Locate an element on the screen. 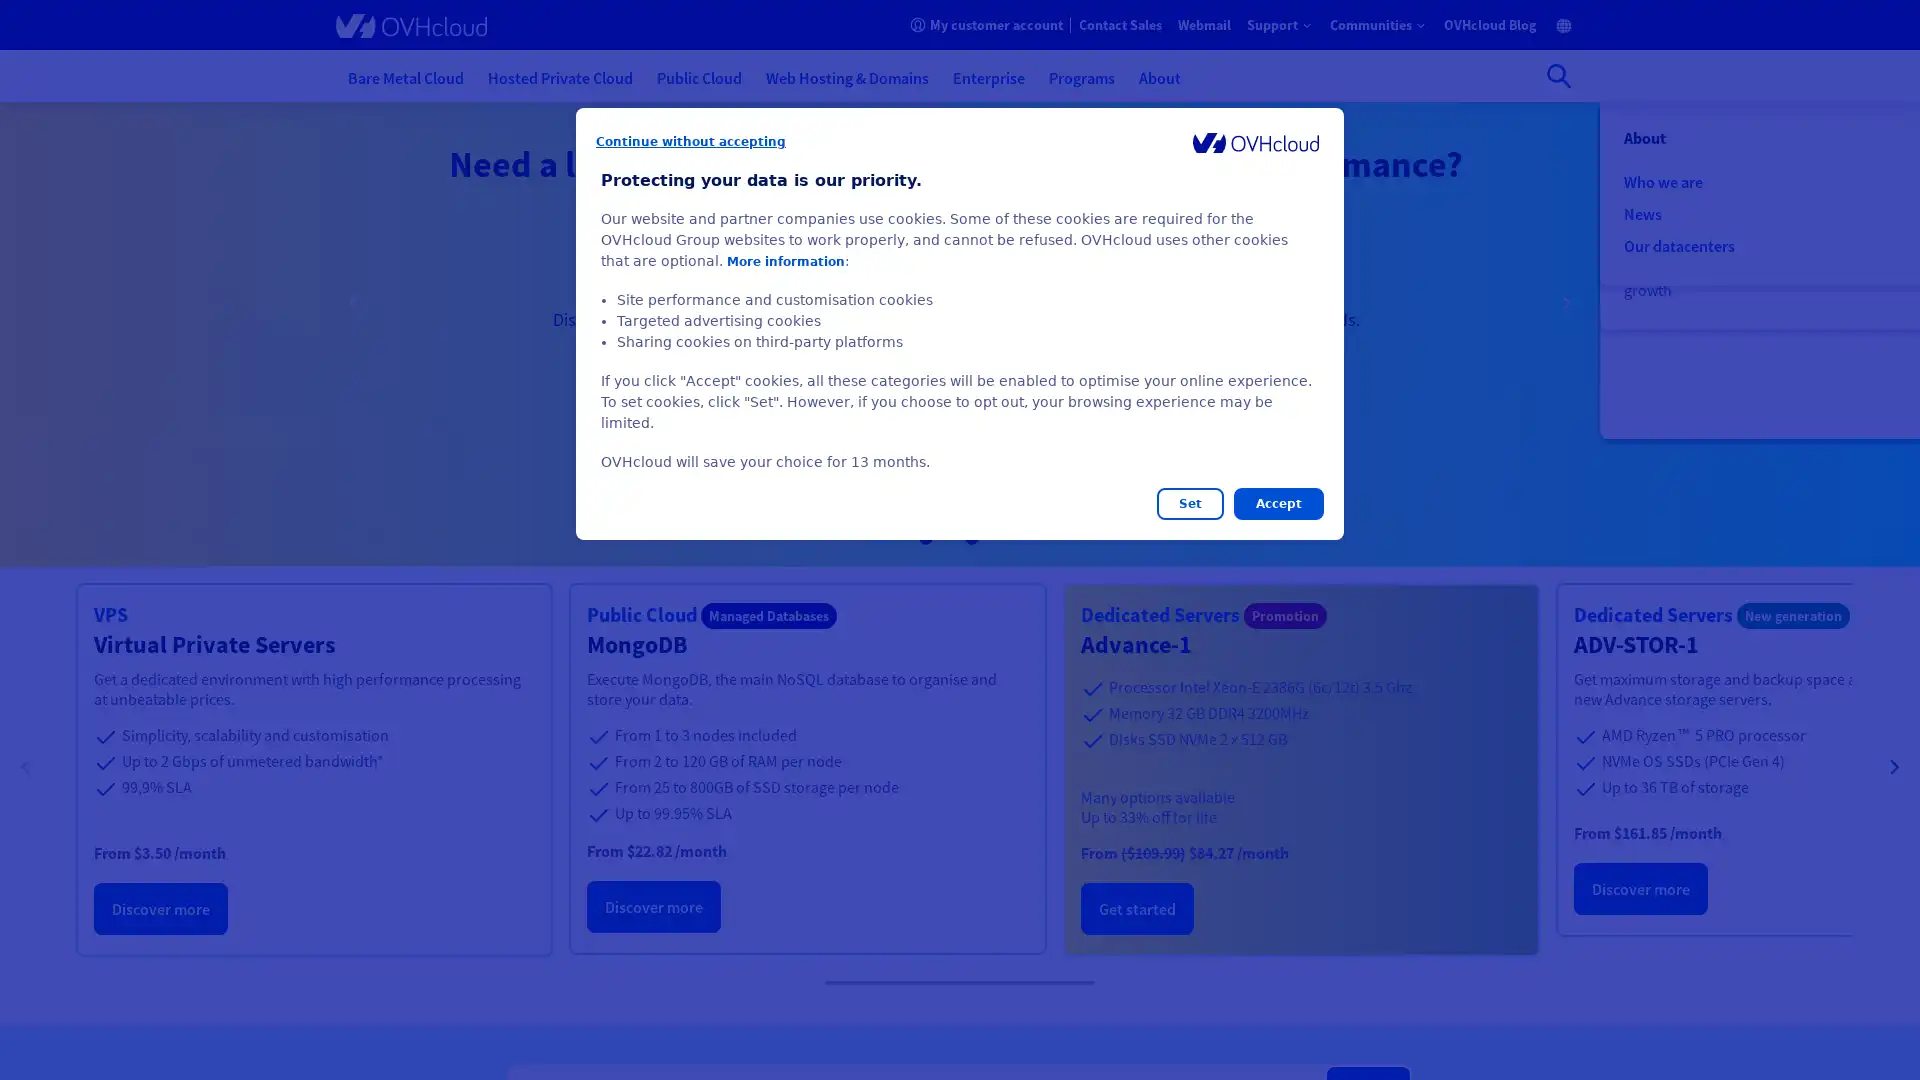  Discover more is located at coordinates (1640, 887).